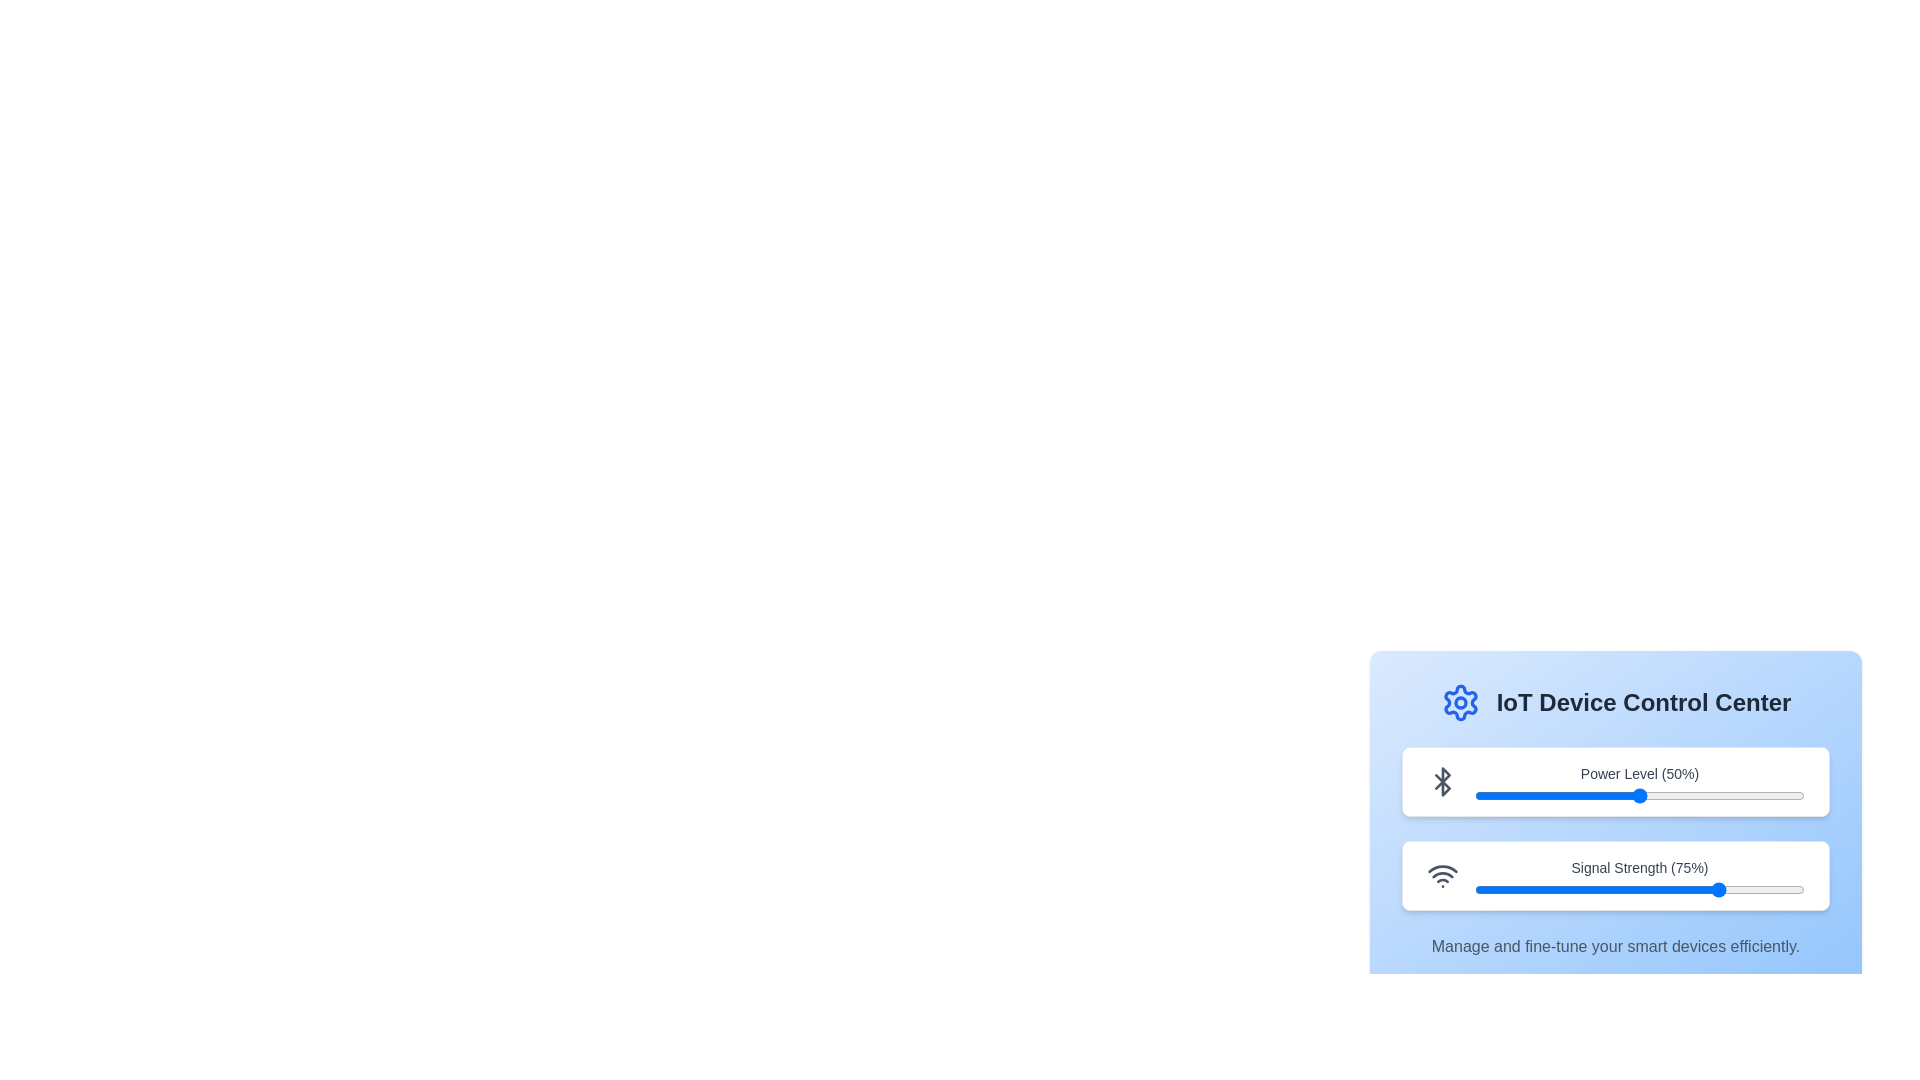 Image resolution: width=1920 pixels, height=1080 pixels. I want to click on the Power Level slider to 81%, so click(1741, 794).